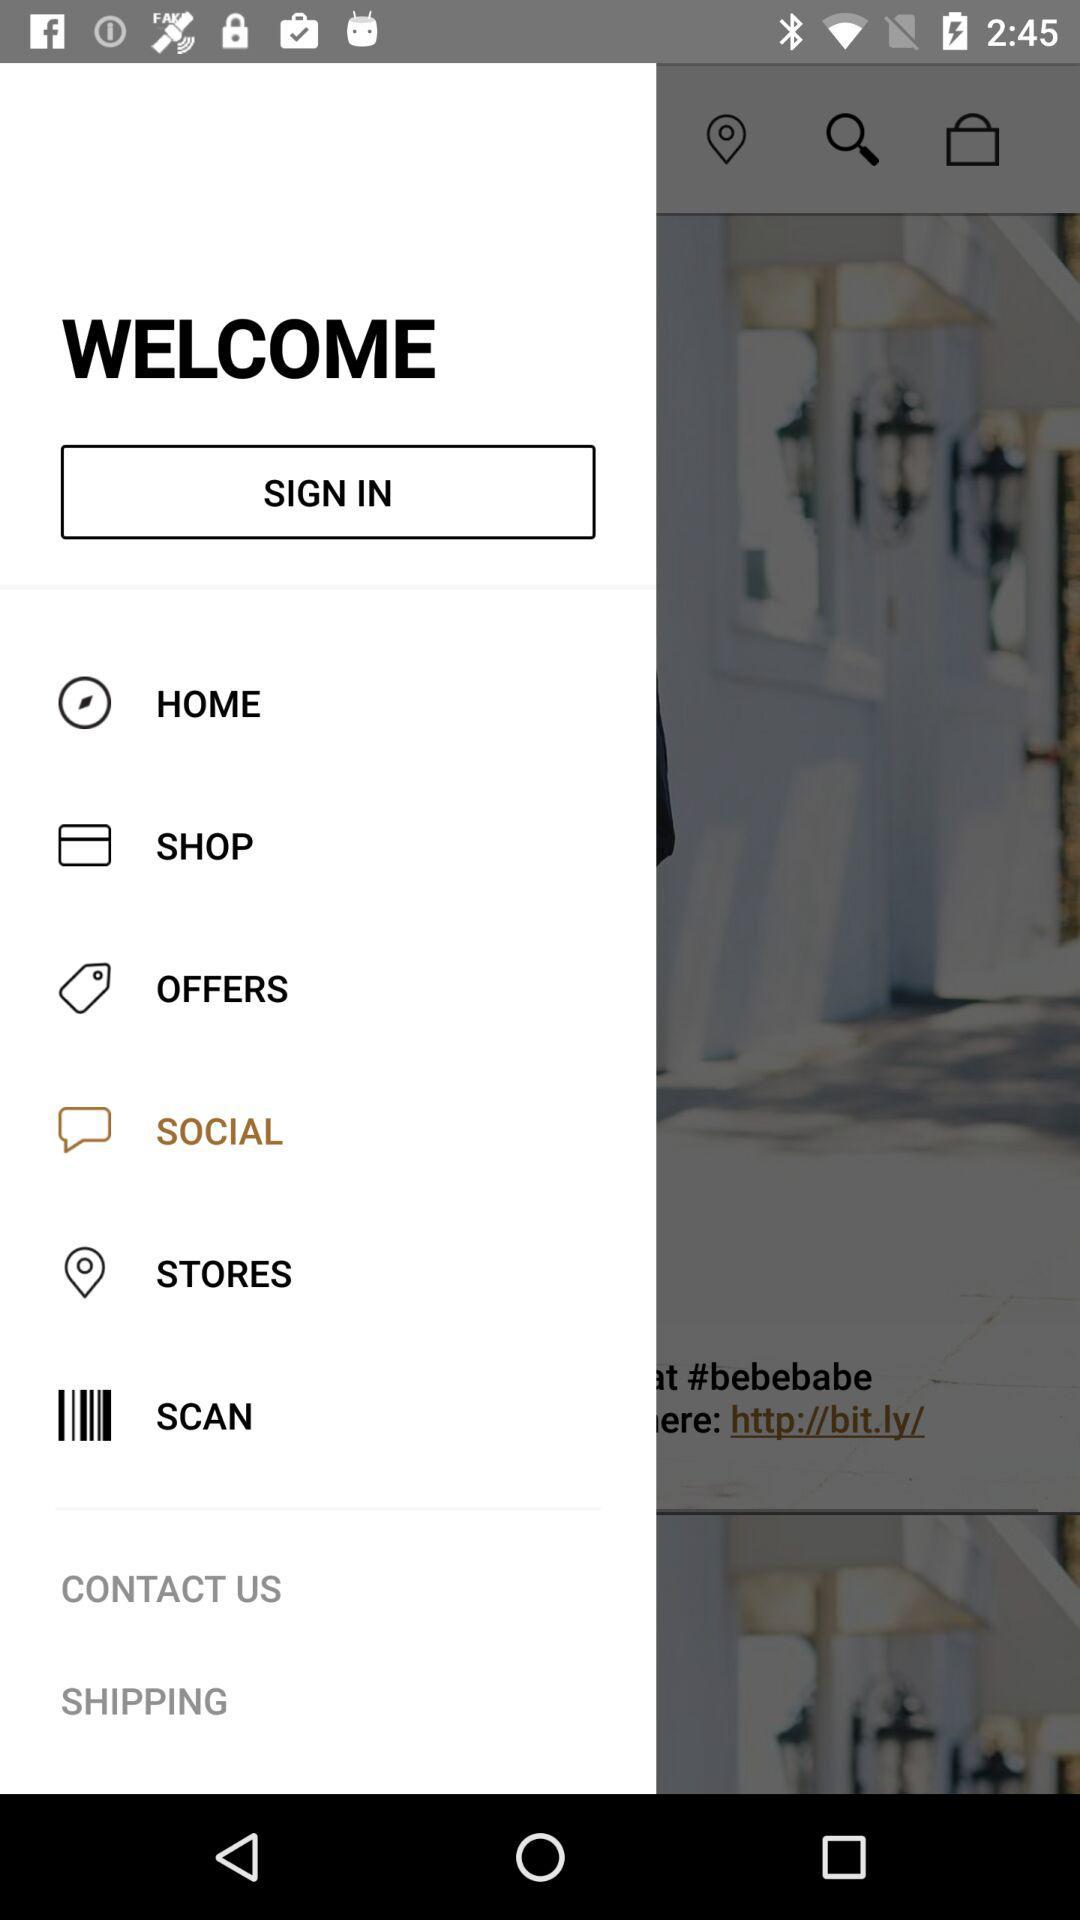  Describe the element at coordinates (622, 1417) in the screenshot. I see `embroidered bomber on item` at that location.